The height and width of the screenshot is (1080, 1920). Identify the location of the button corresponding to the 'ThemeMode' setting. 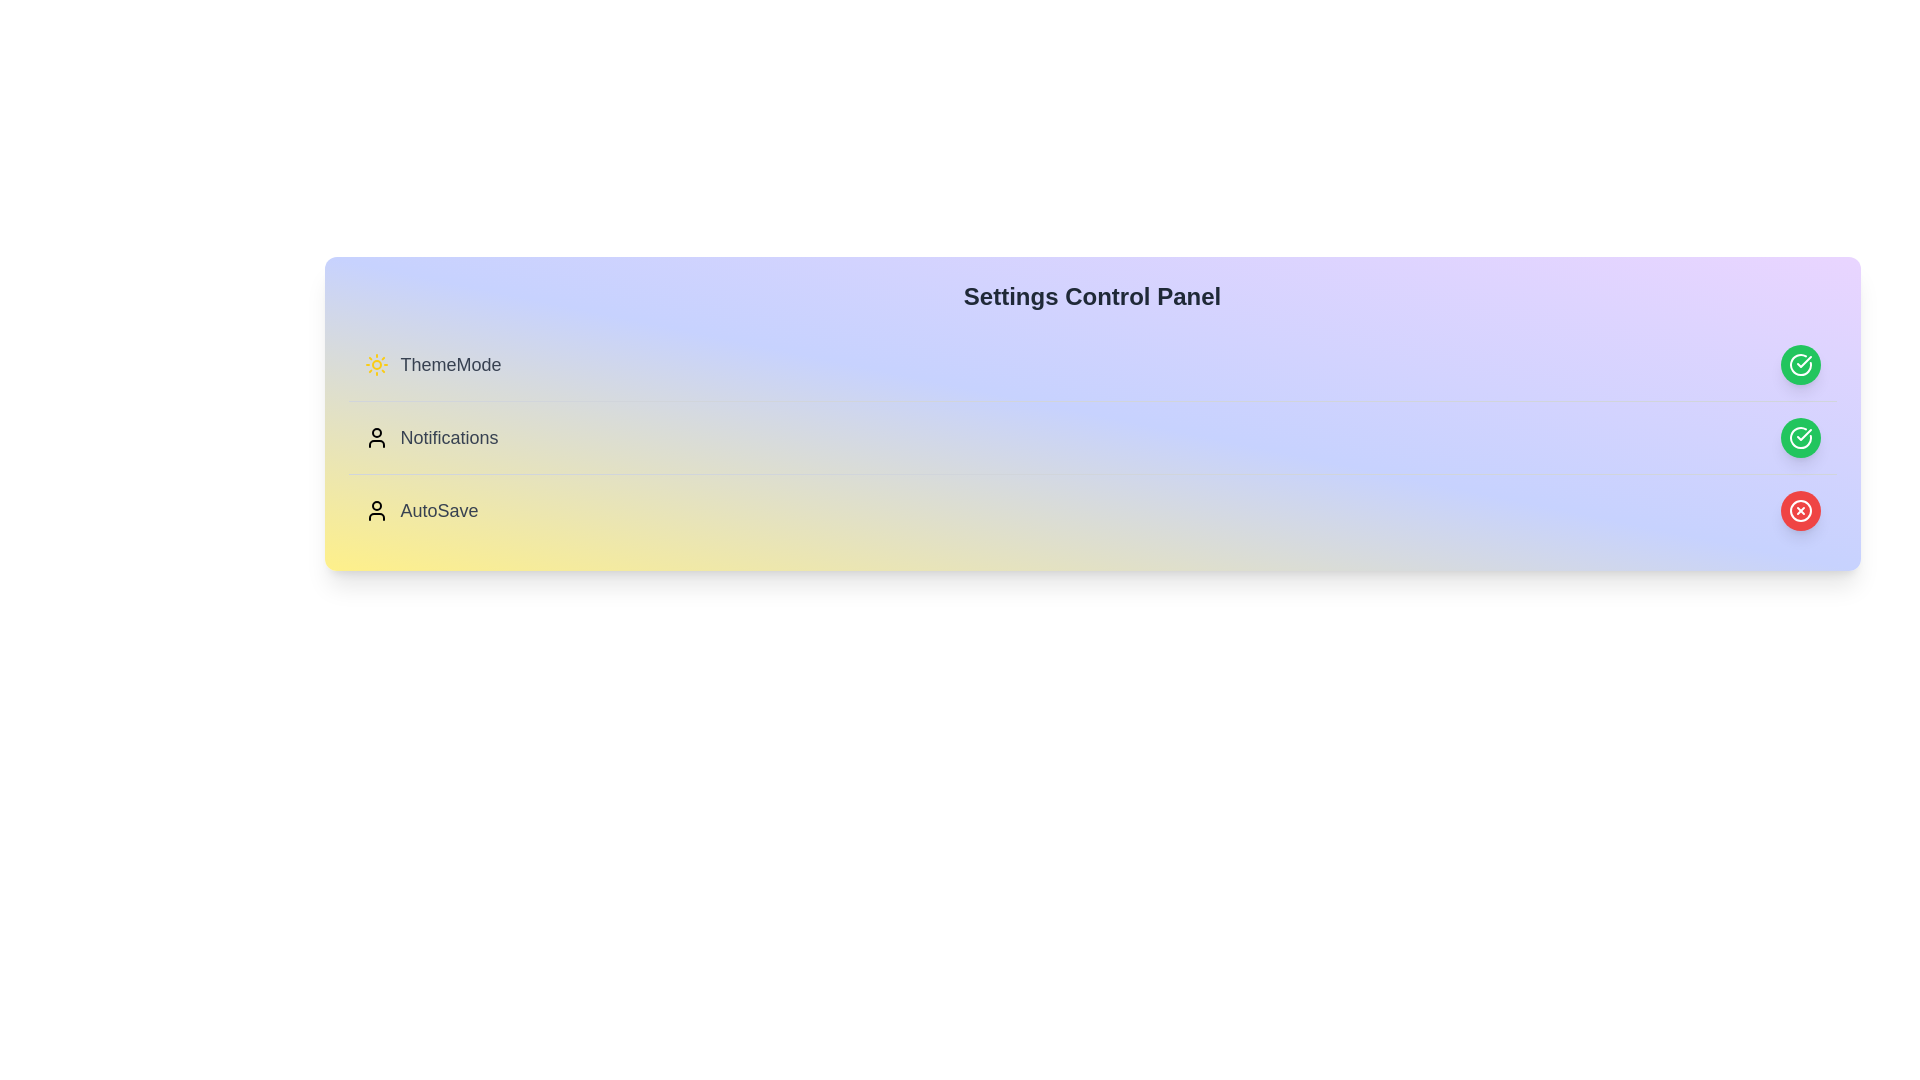
(1800, 365).